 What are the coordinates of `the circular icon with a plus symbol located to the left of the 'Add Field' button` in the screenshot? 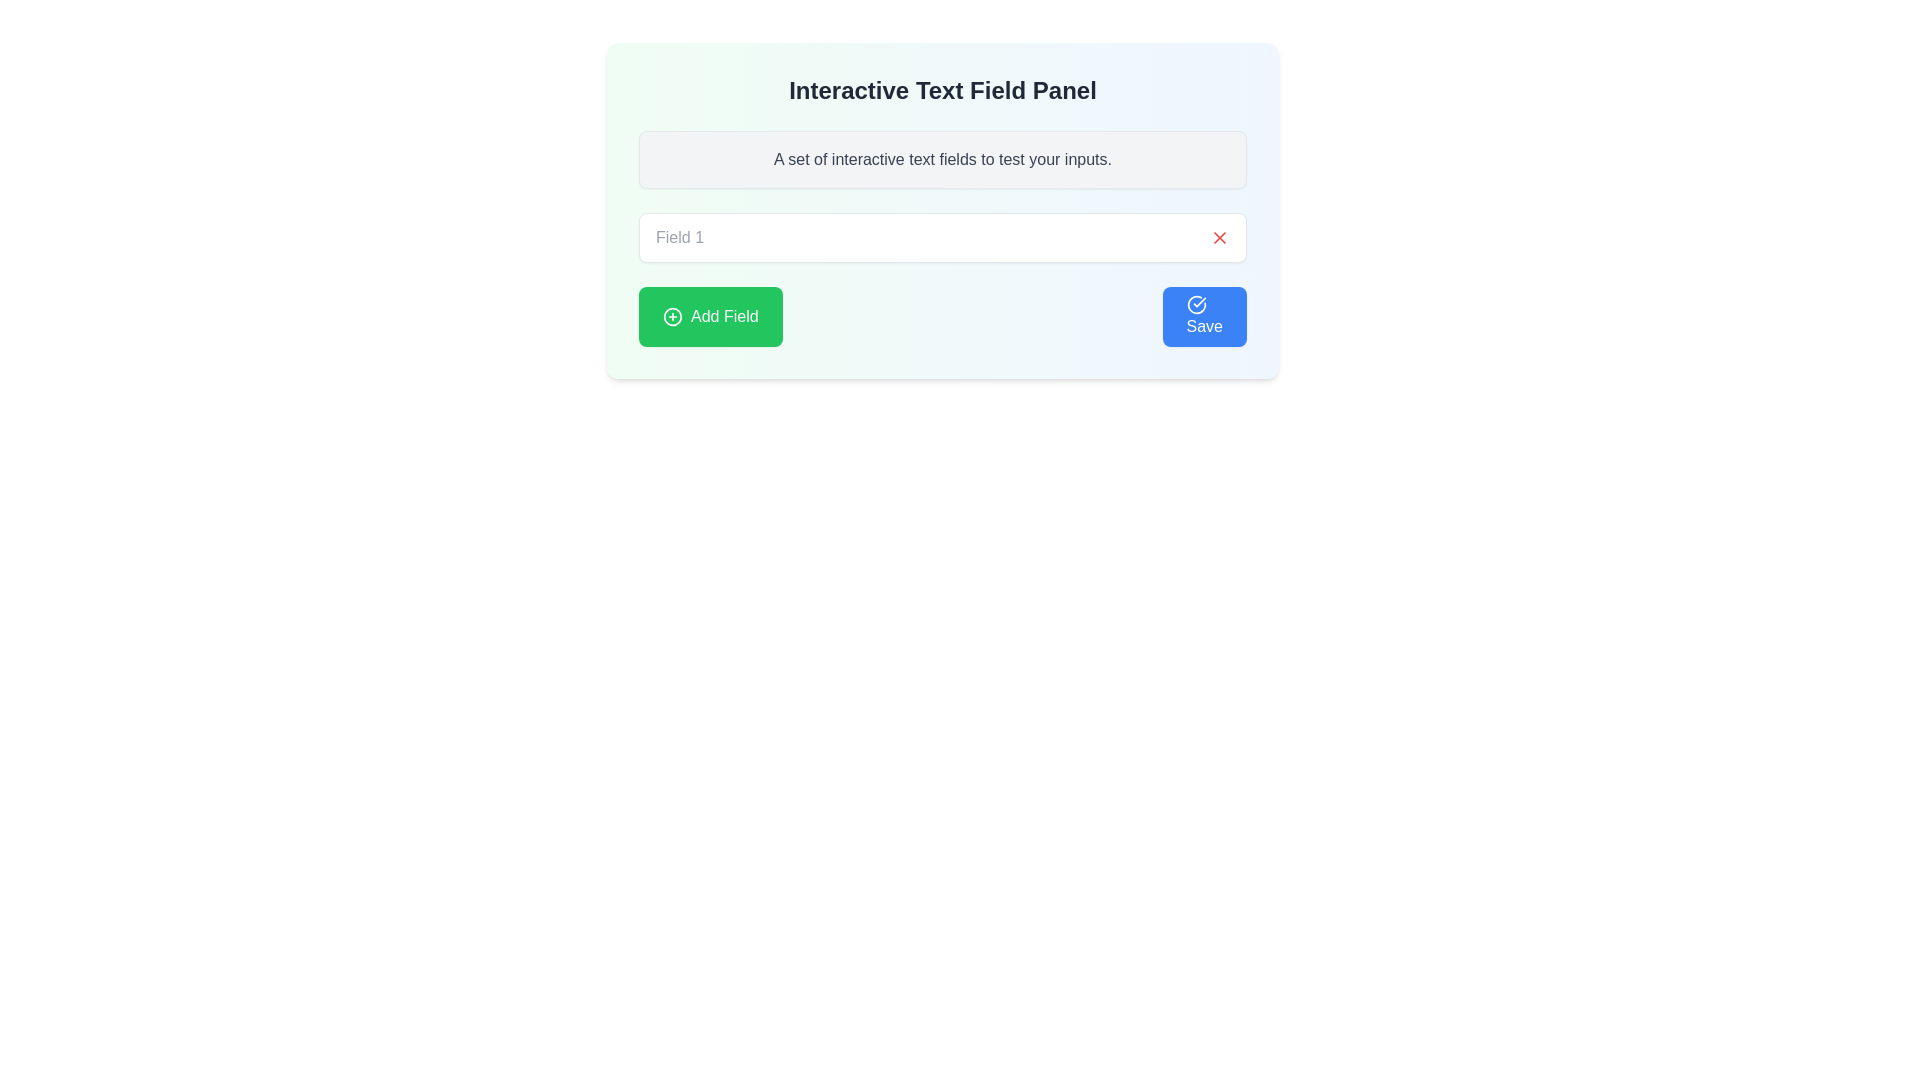 It's located at (672, 315).